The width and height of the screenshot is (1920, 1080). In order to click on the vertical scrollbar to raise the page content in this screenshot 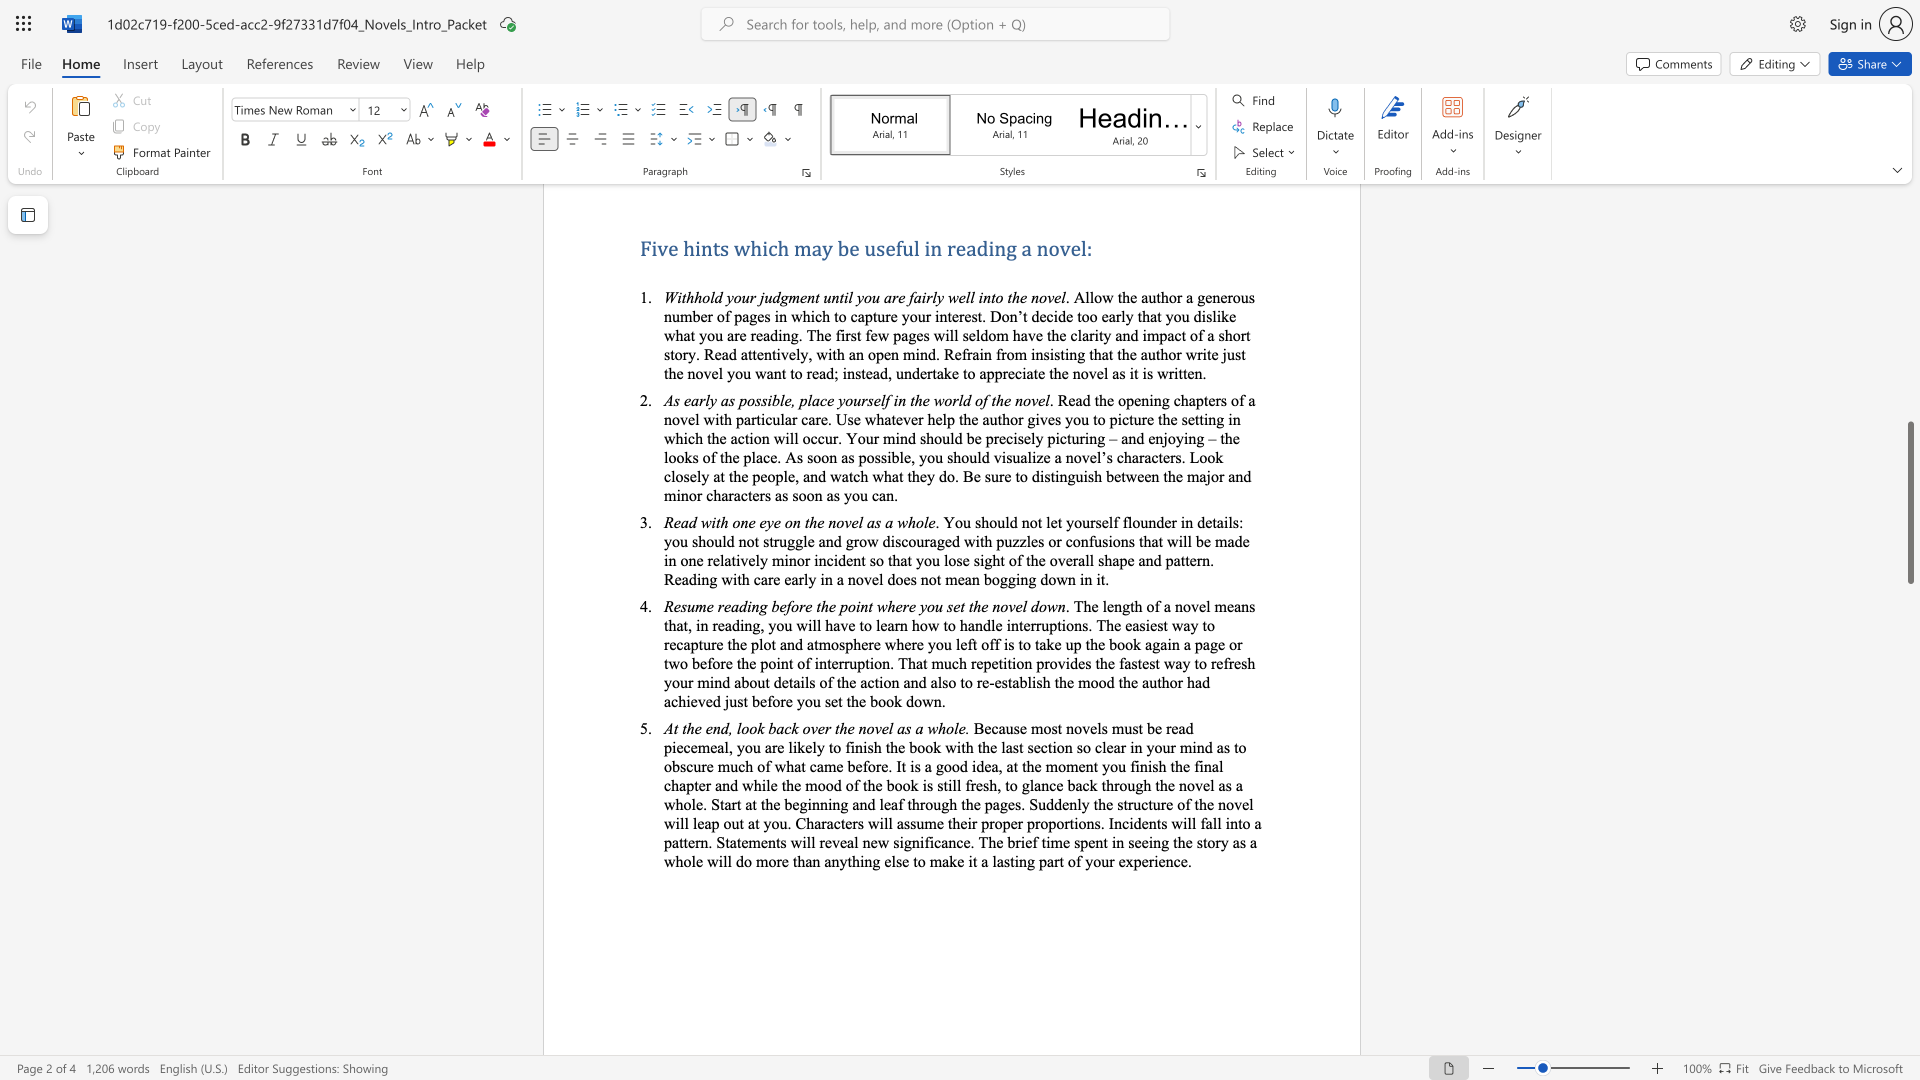, I will do `click(1909, 459)`.